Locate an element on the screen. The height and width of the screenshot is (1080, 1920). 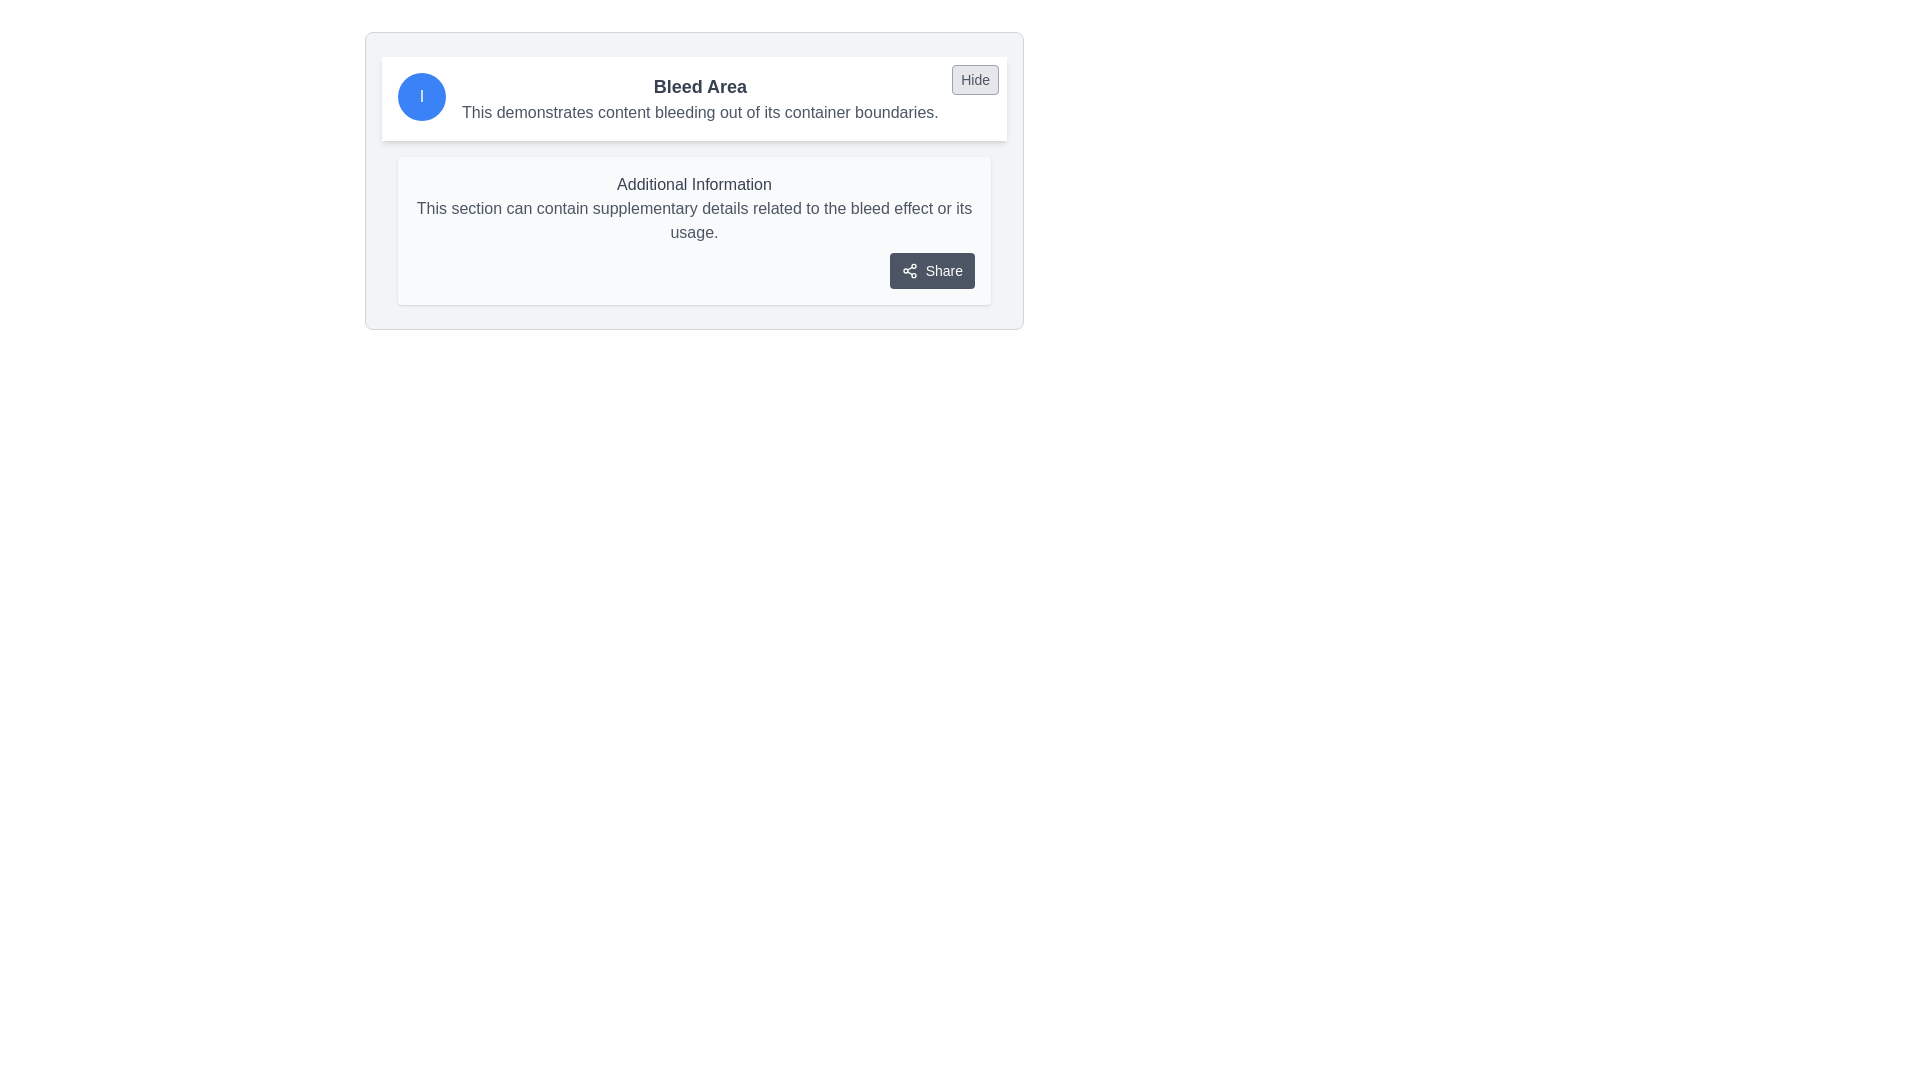
text on the Notification banner that contains a blue circular icon with the letter 'I' and the heading 'Bleed Area' along with its description is located at coordinates (694, 99).